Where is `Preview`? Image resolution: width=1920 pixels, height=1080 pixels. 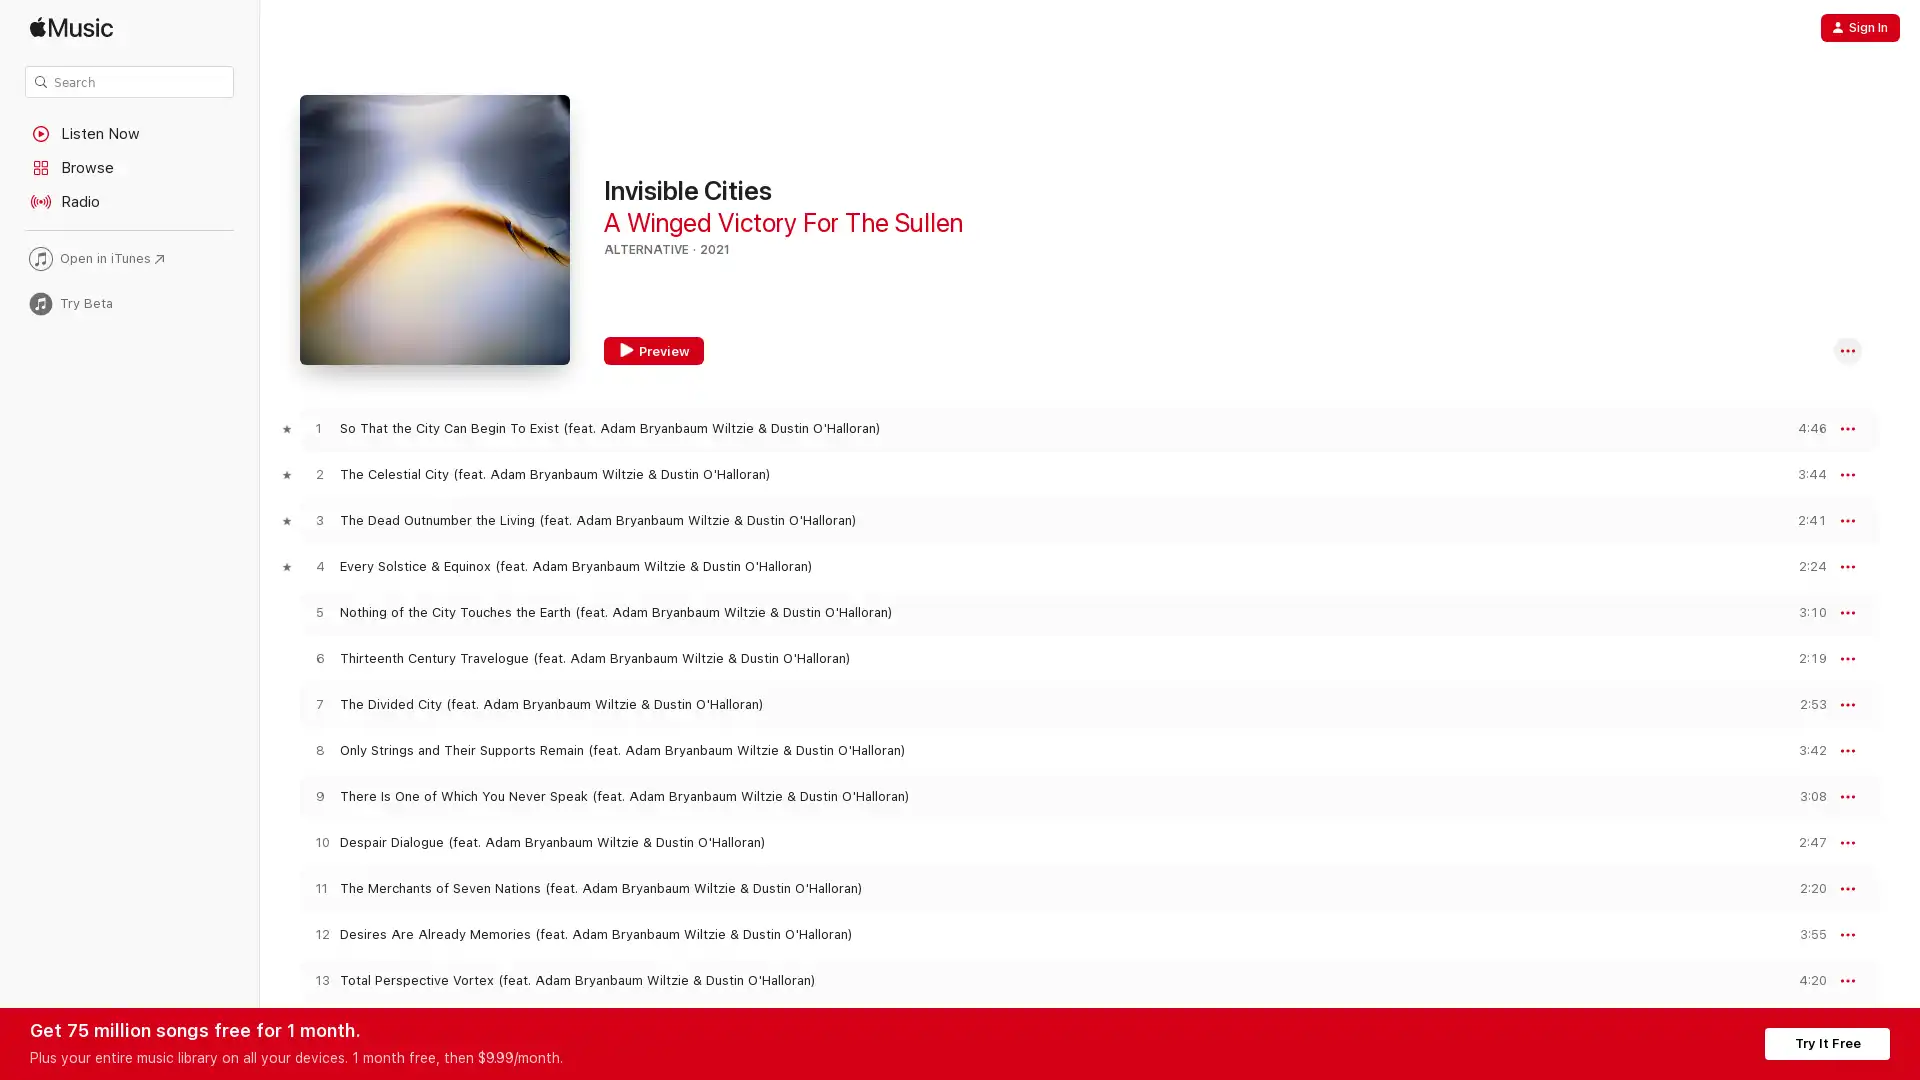 Preview is located at coordinates (1804, 795).